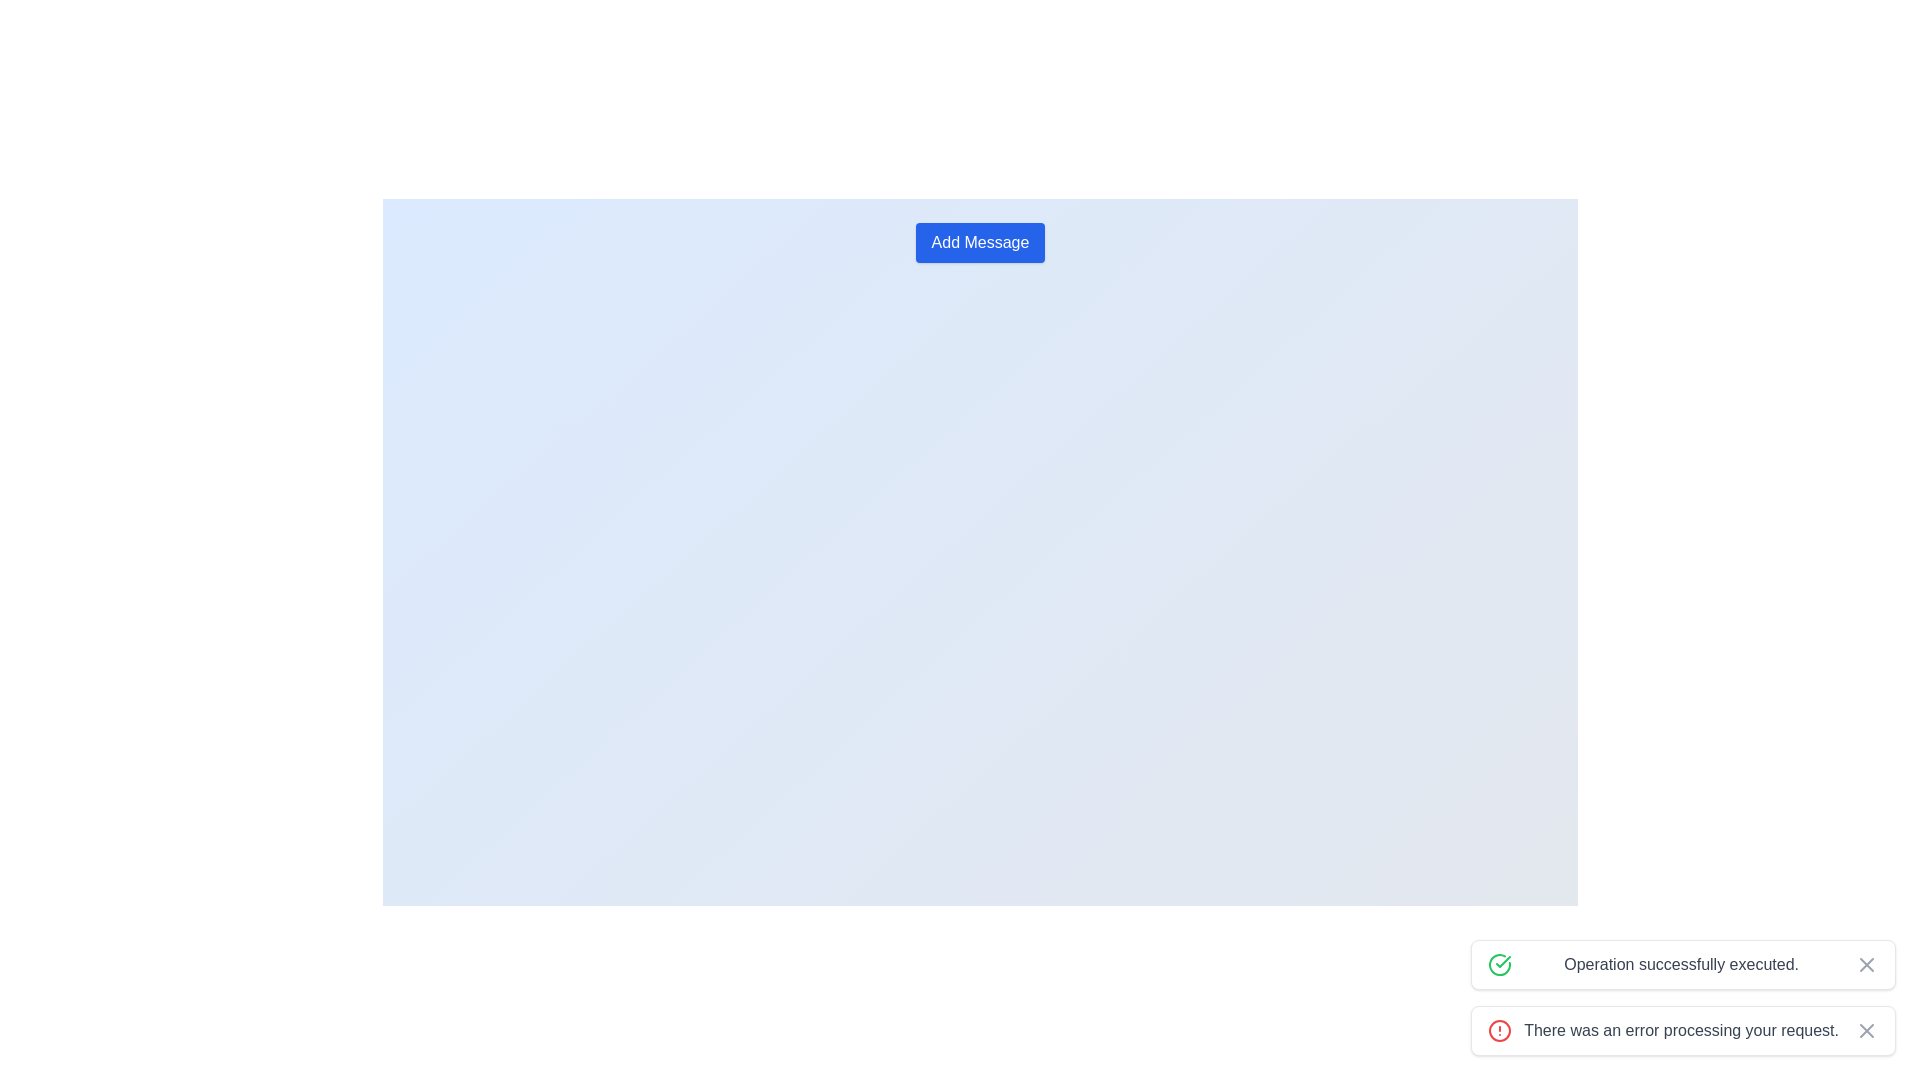 This screenshot has width=1920, height=1080. I want to click on the decorative green checkmark icon within the SVG, which is positioned to the right and slightly below a circular element, so click(1503, 960).